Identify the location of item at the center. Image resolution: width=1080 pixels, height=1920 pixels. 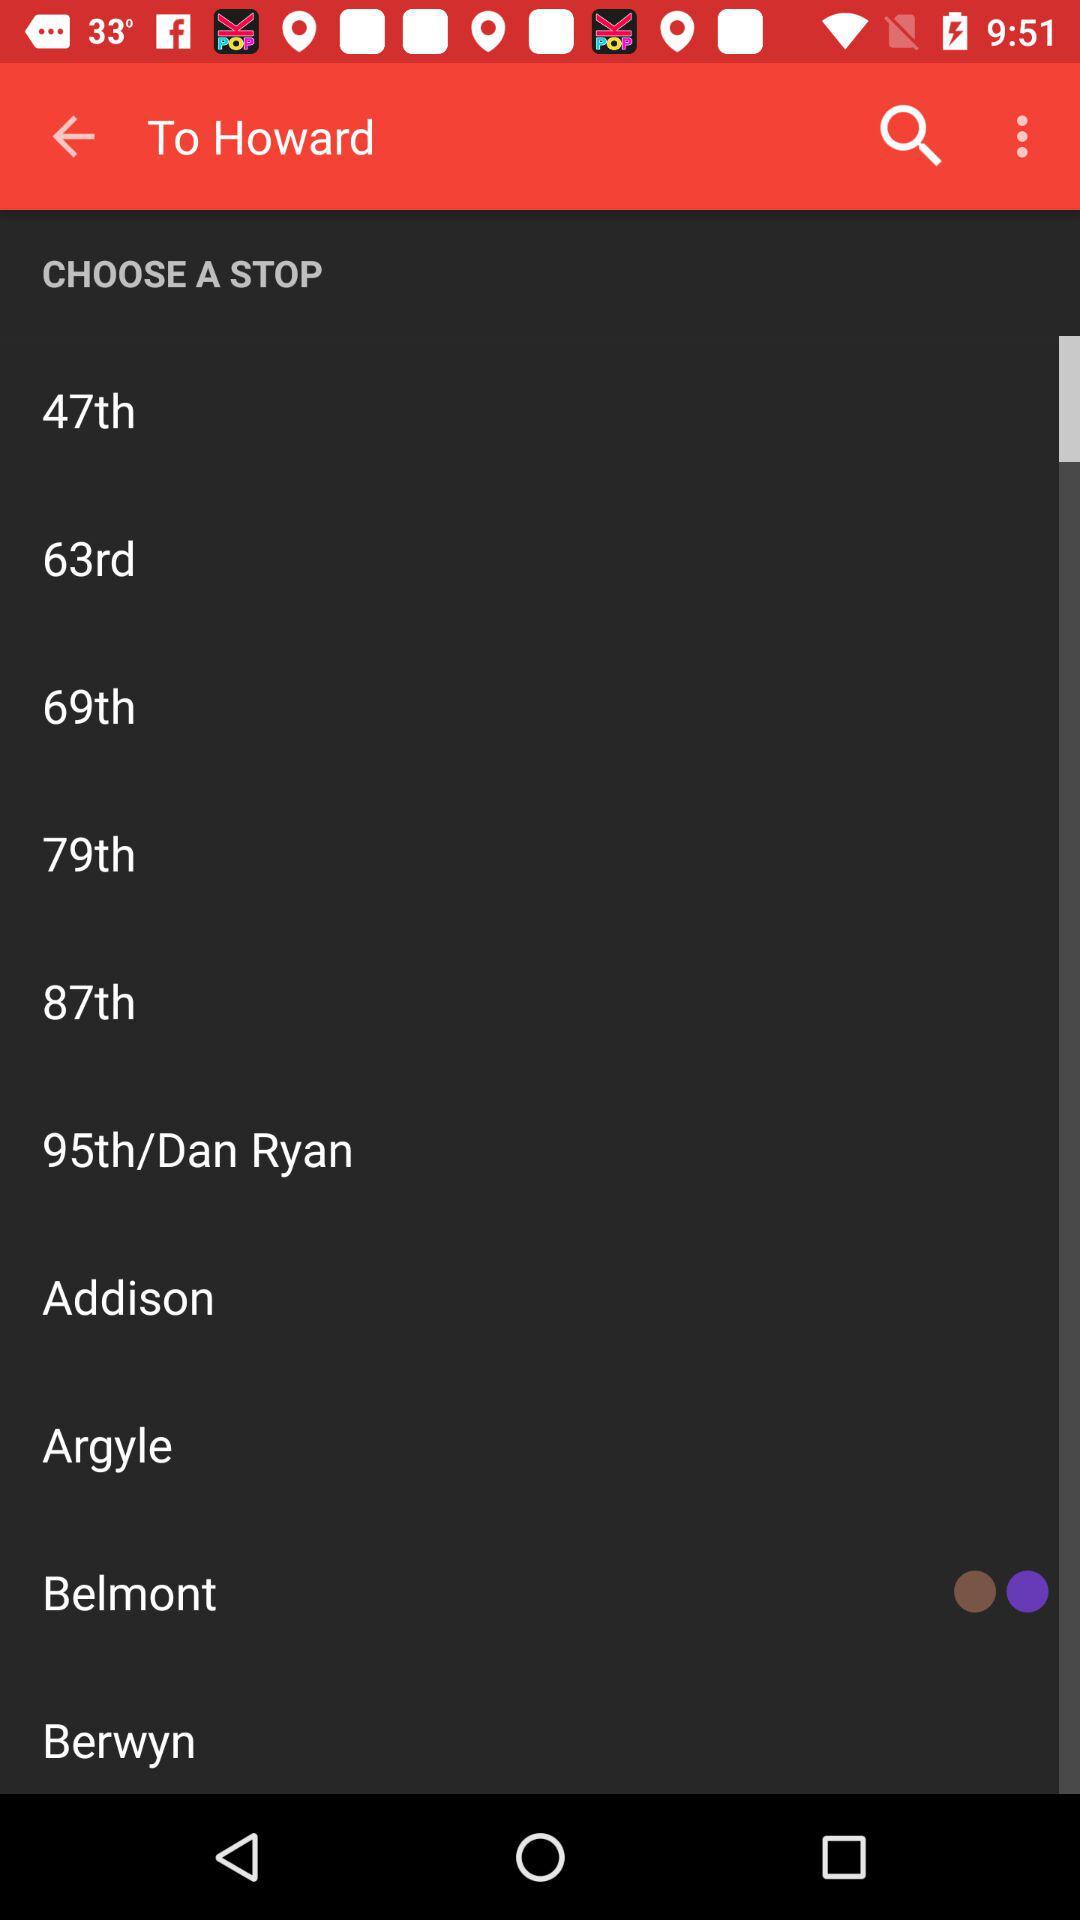
(540, 1079).